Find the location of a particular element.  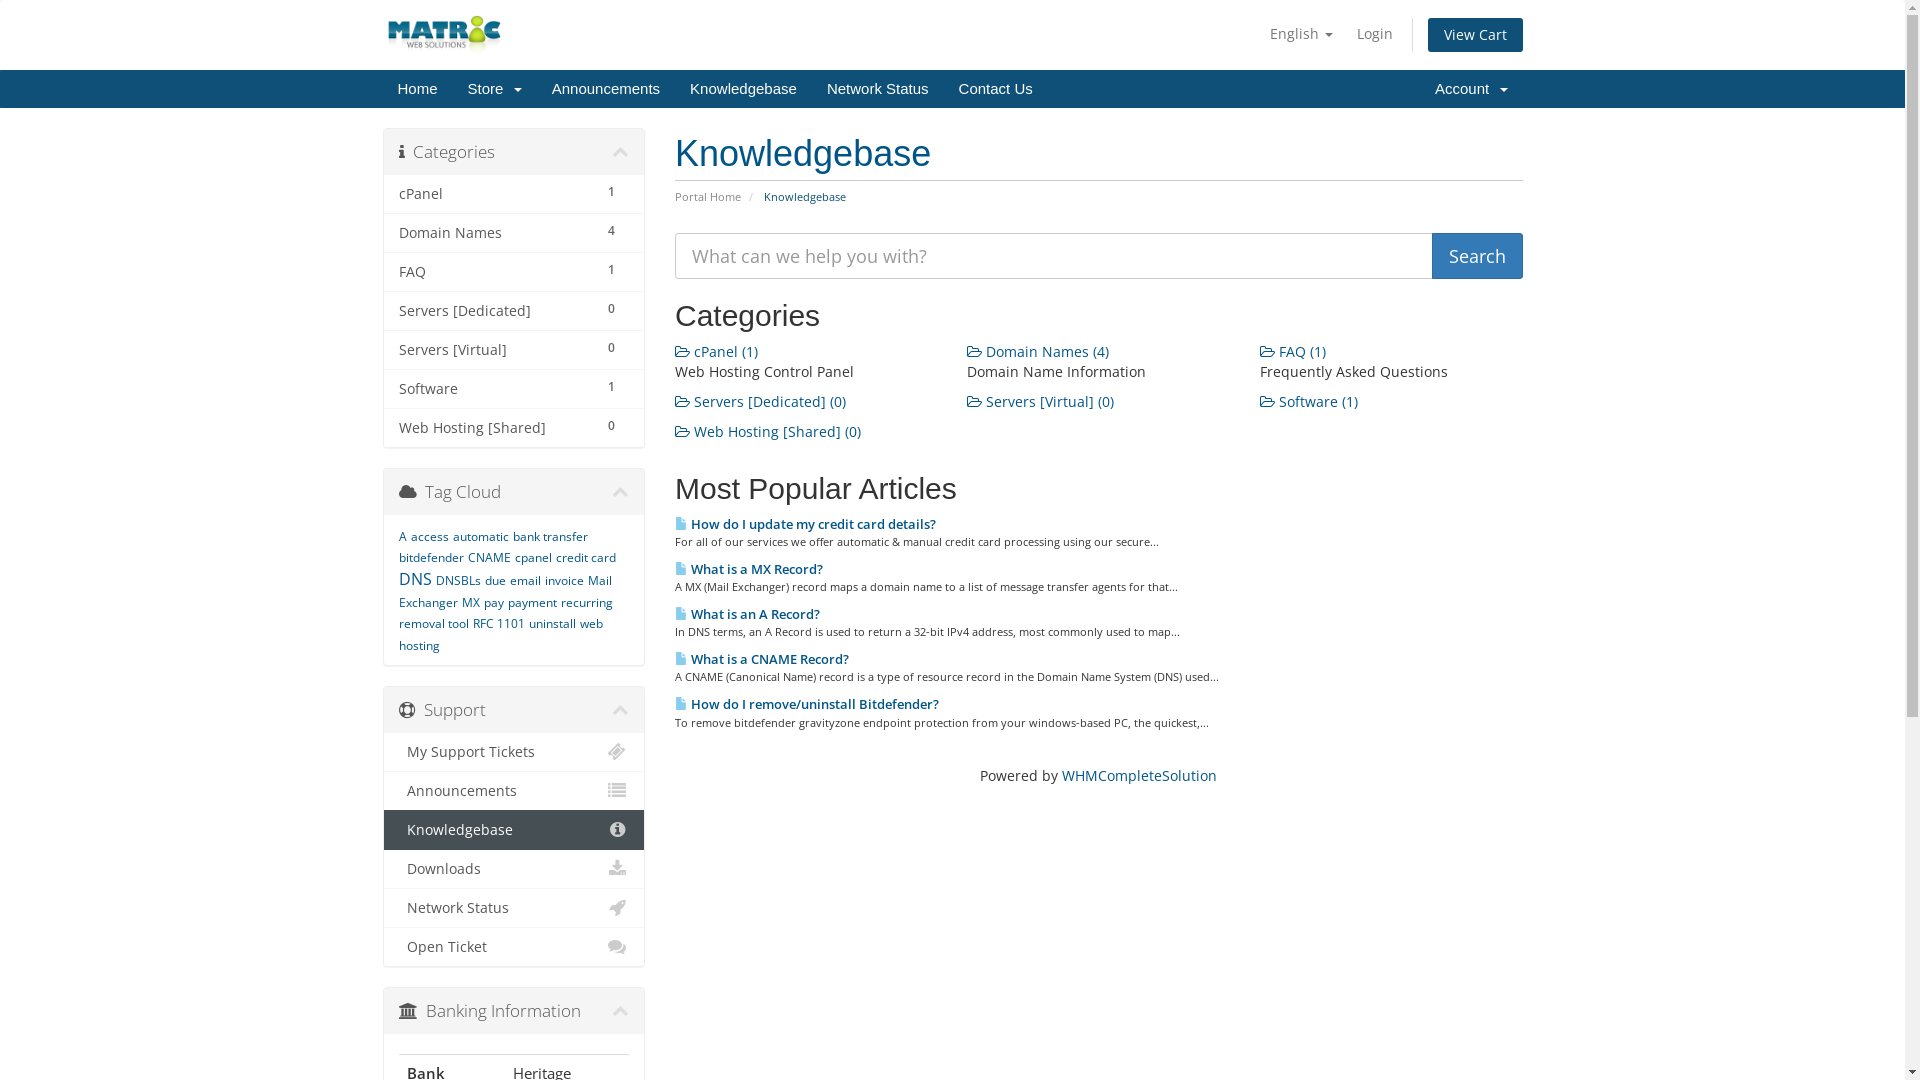

'recurring' is located at coordinates (584, 601).